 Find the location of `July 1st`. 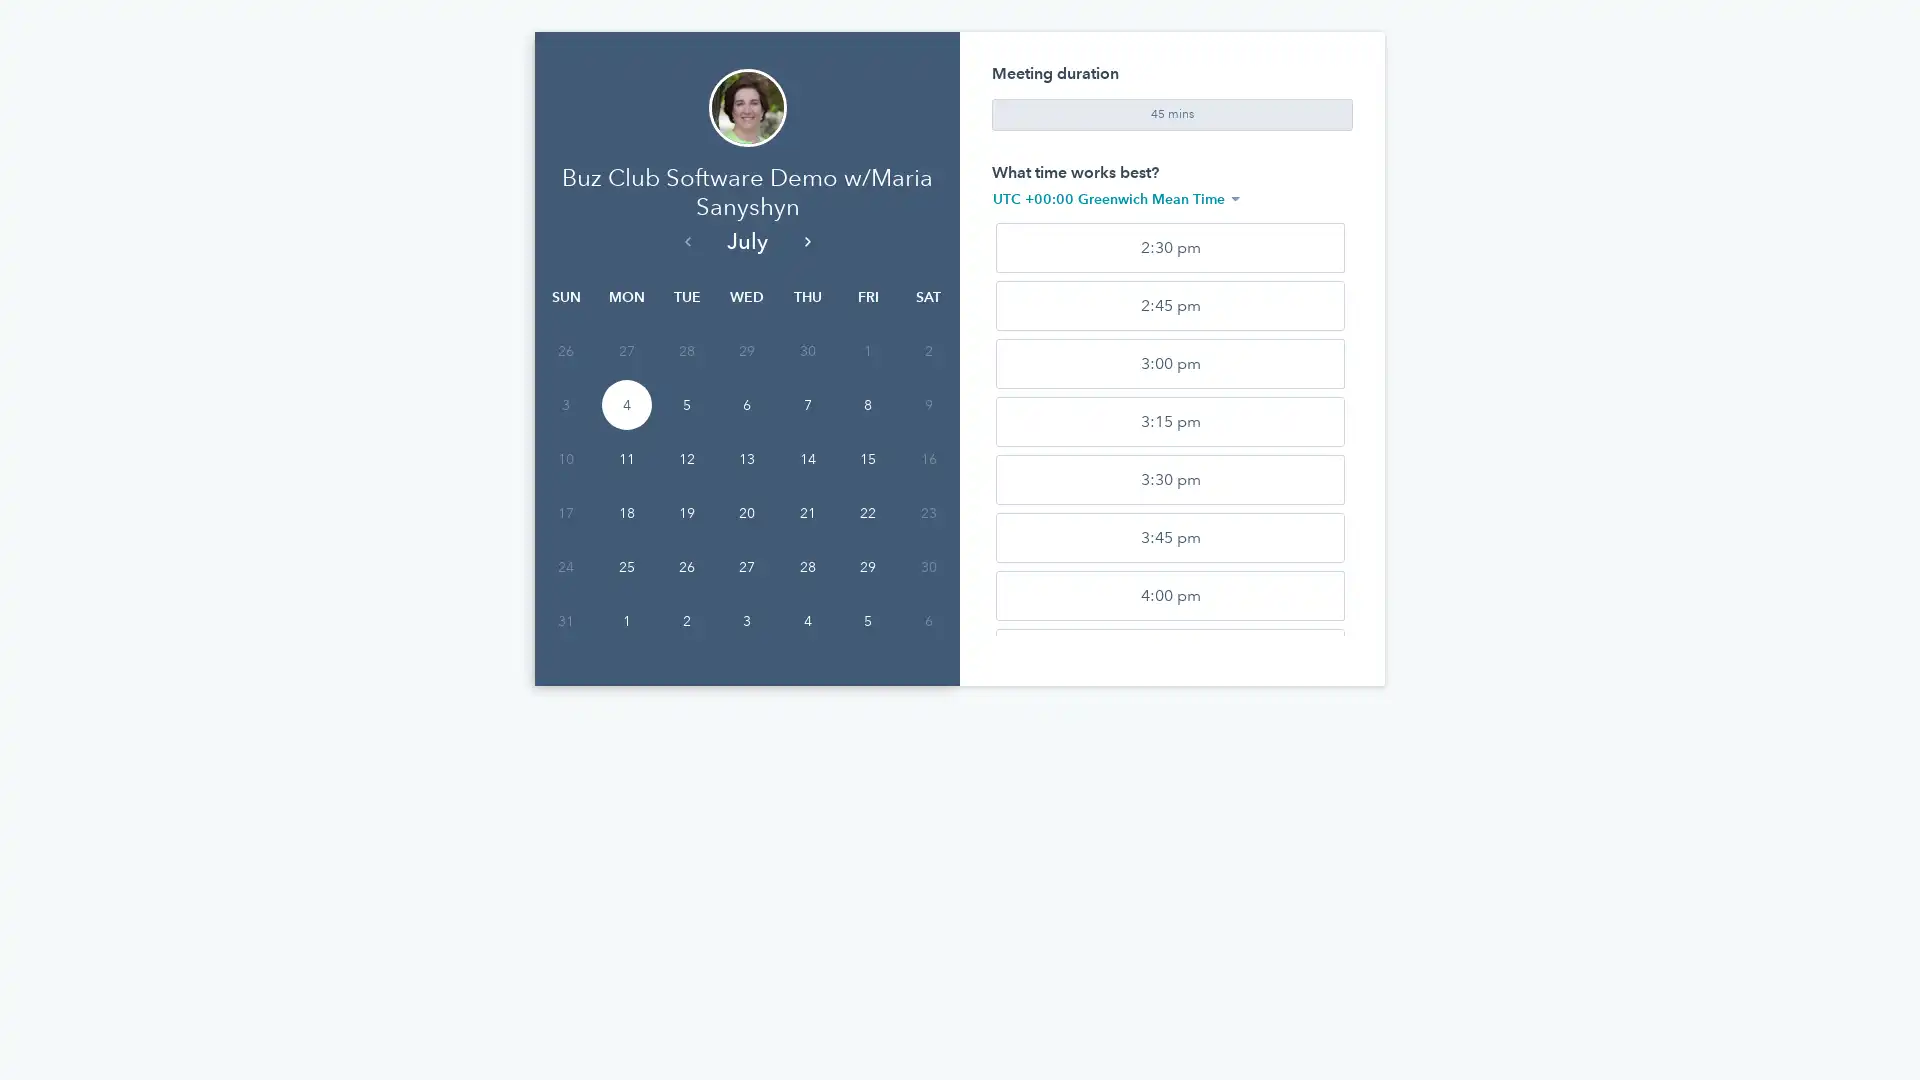

July 1st is located at coordinates (868, 426).